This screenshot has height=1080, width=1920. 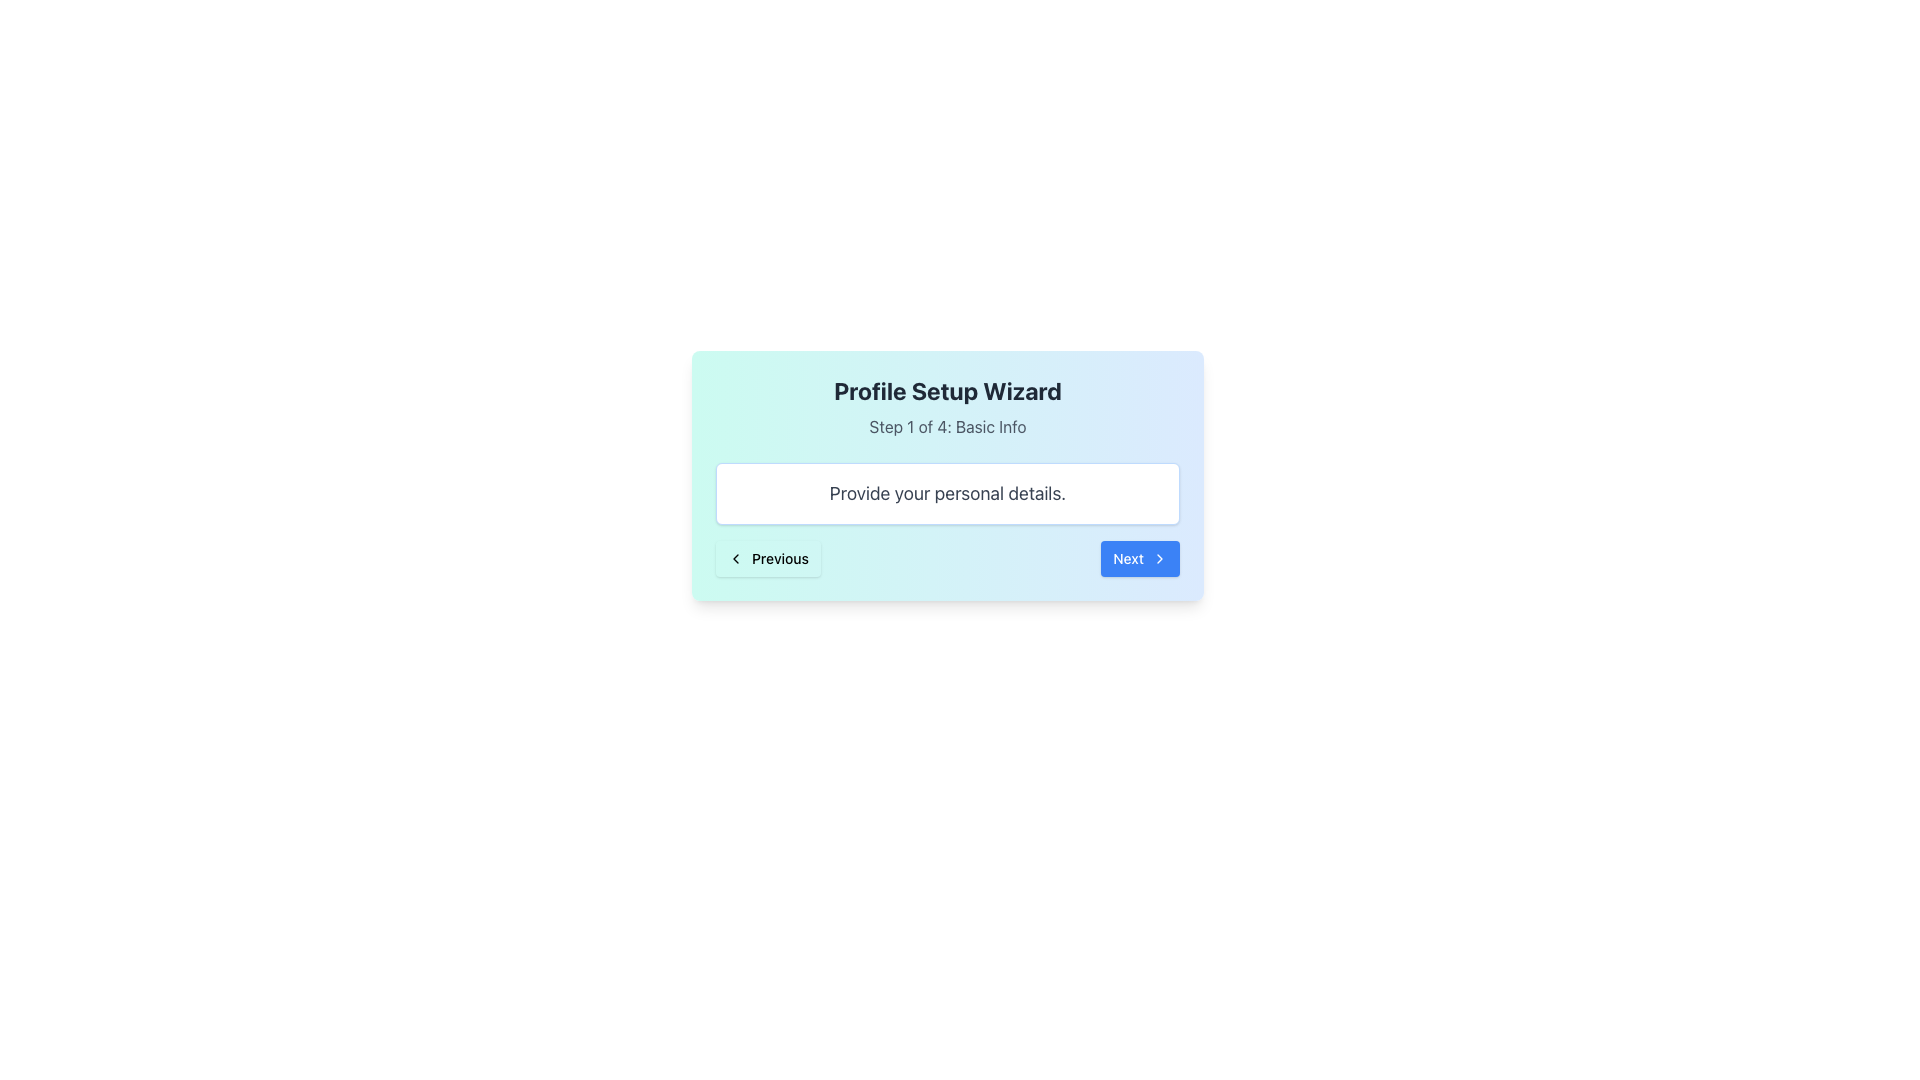 I want to click on the 'Previous' button located at the bottom left of the modal window, so click(x=767, y=559).